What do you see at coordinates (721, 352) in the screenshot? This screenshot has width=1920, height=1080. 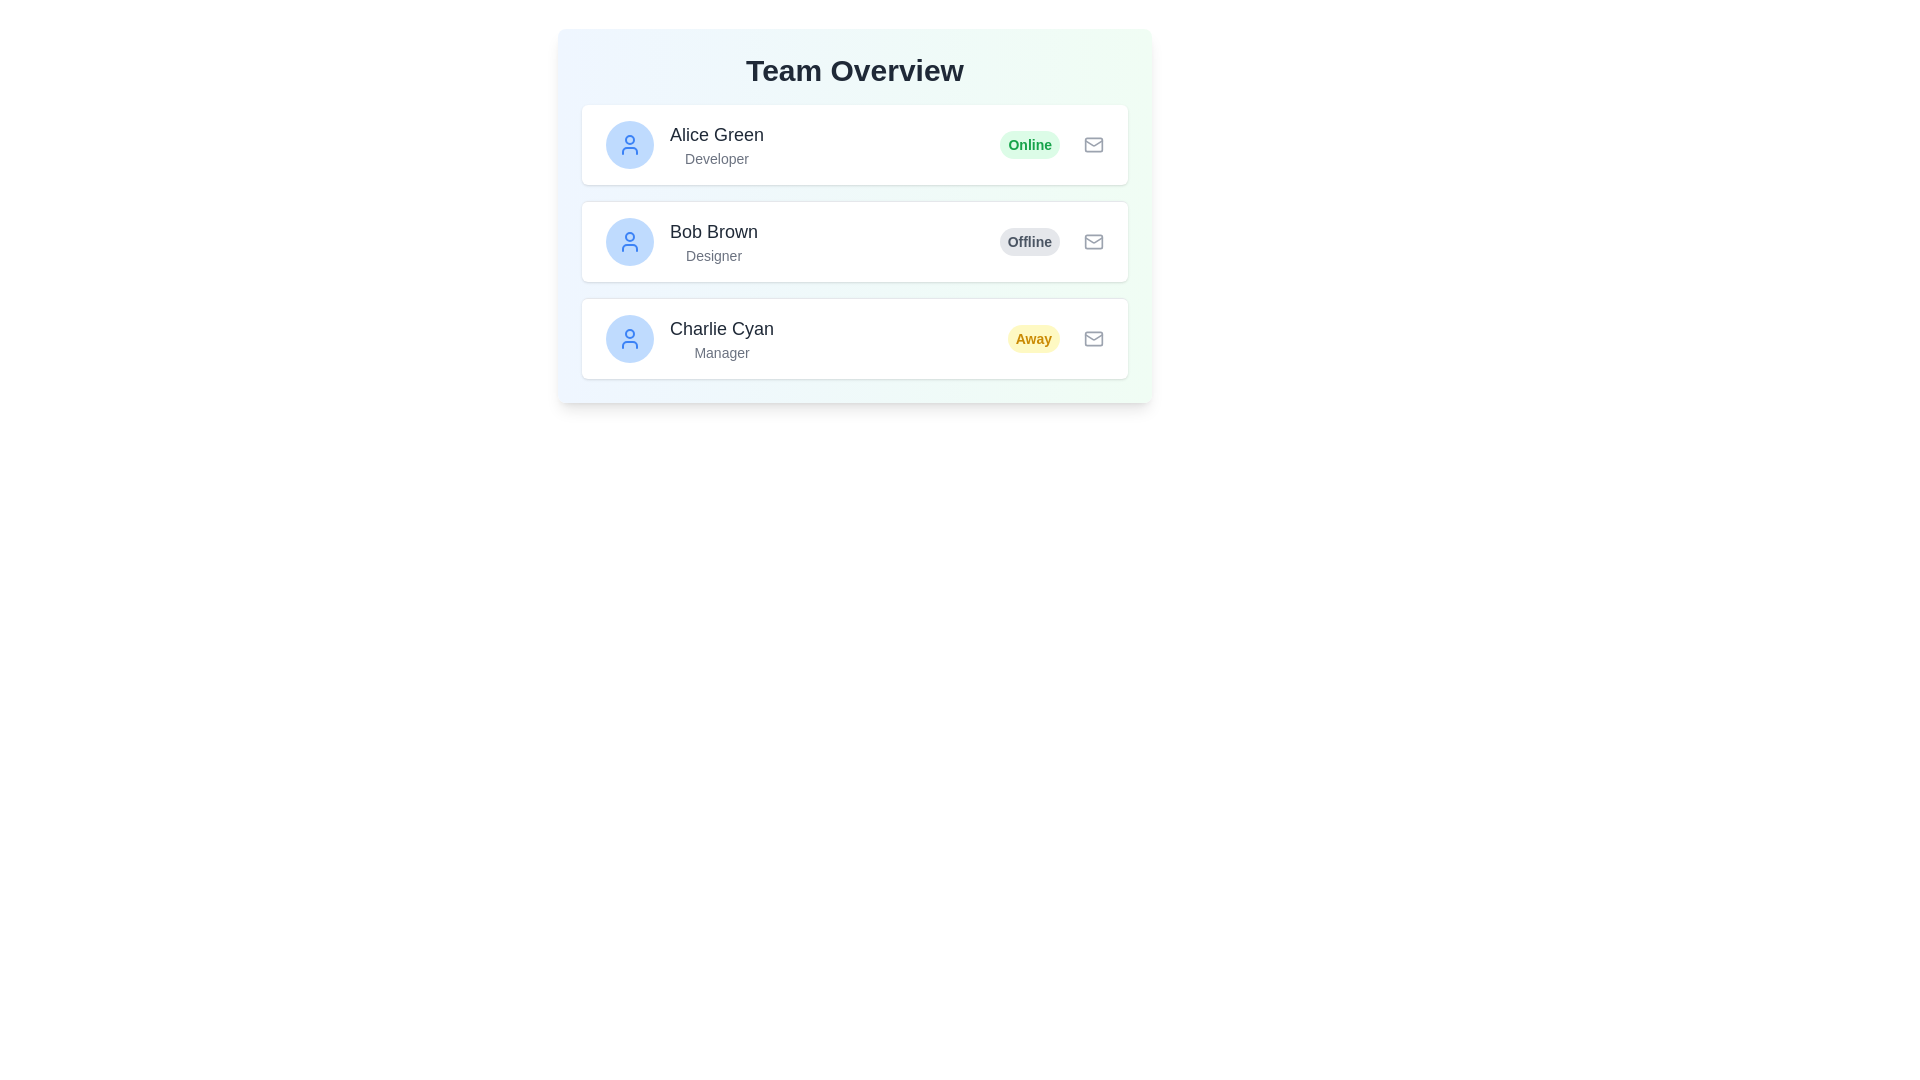 I see `the static text label displaying 'Manager' below 'Charlie Cyan' in the Team Overview list` at bounding box center [721, 352].